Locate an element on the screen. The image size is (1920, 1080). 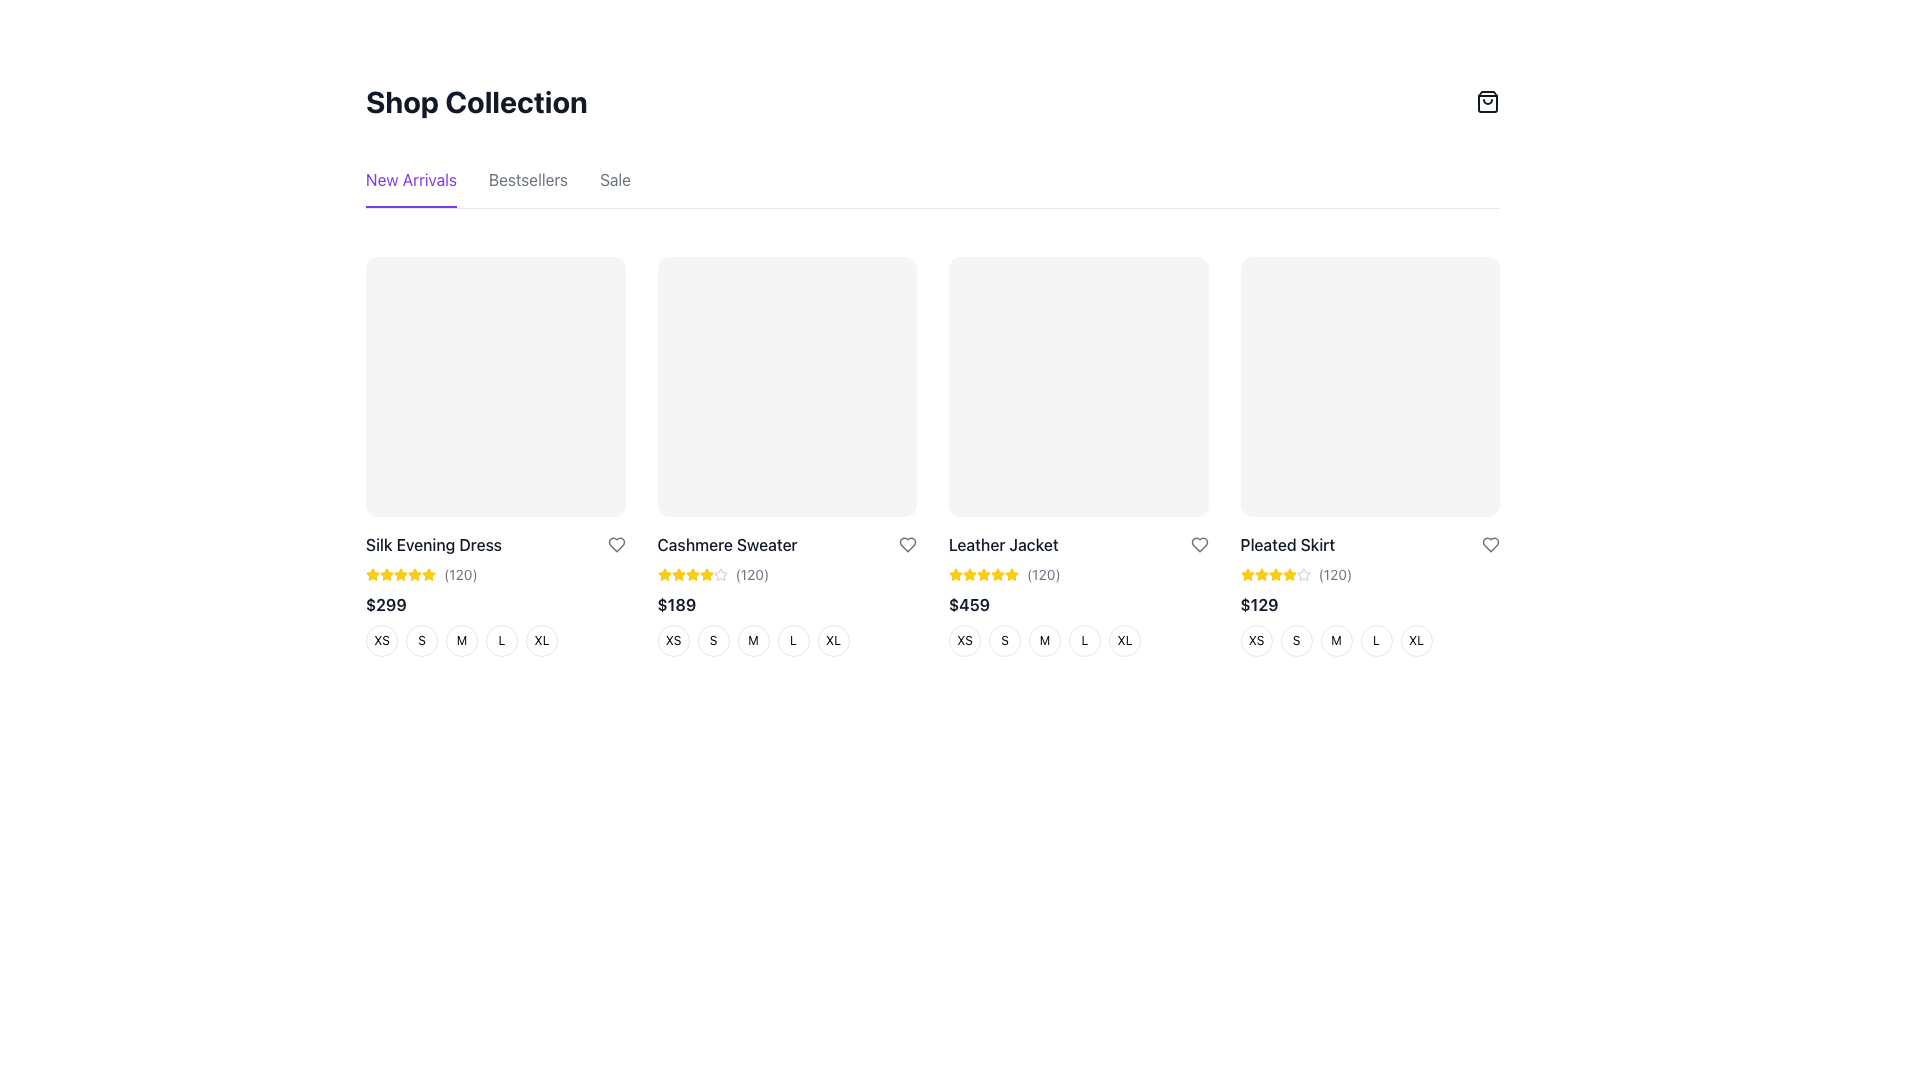
the circular button labeled 'XS' with a white background and thin gray border is located at coordinates (964, 640).